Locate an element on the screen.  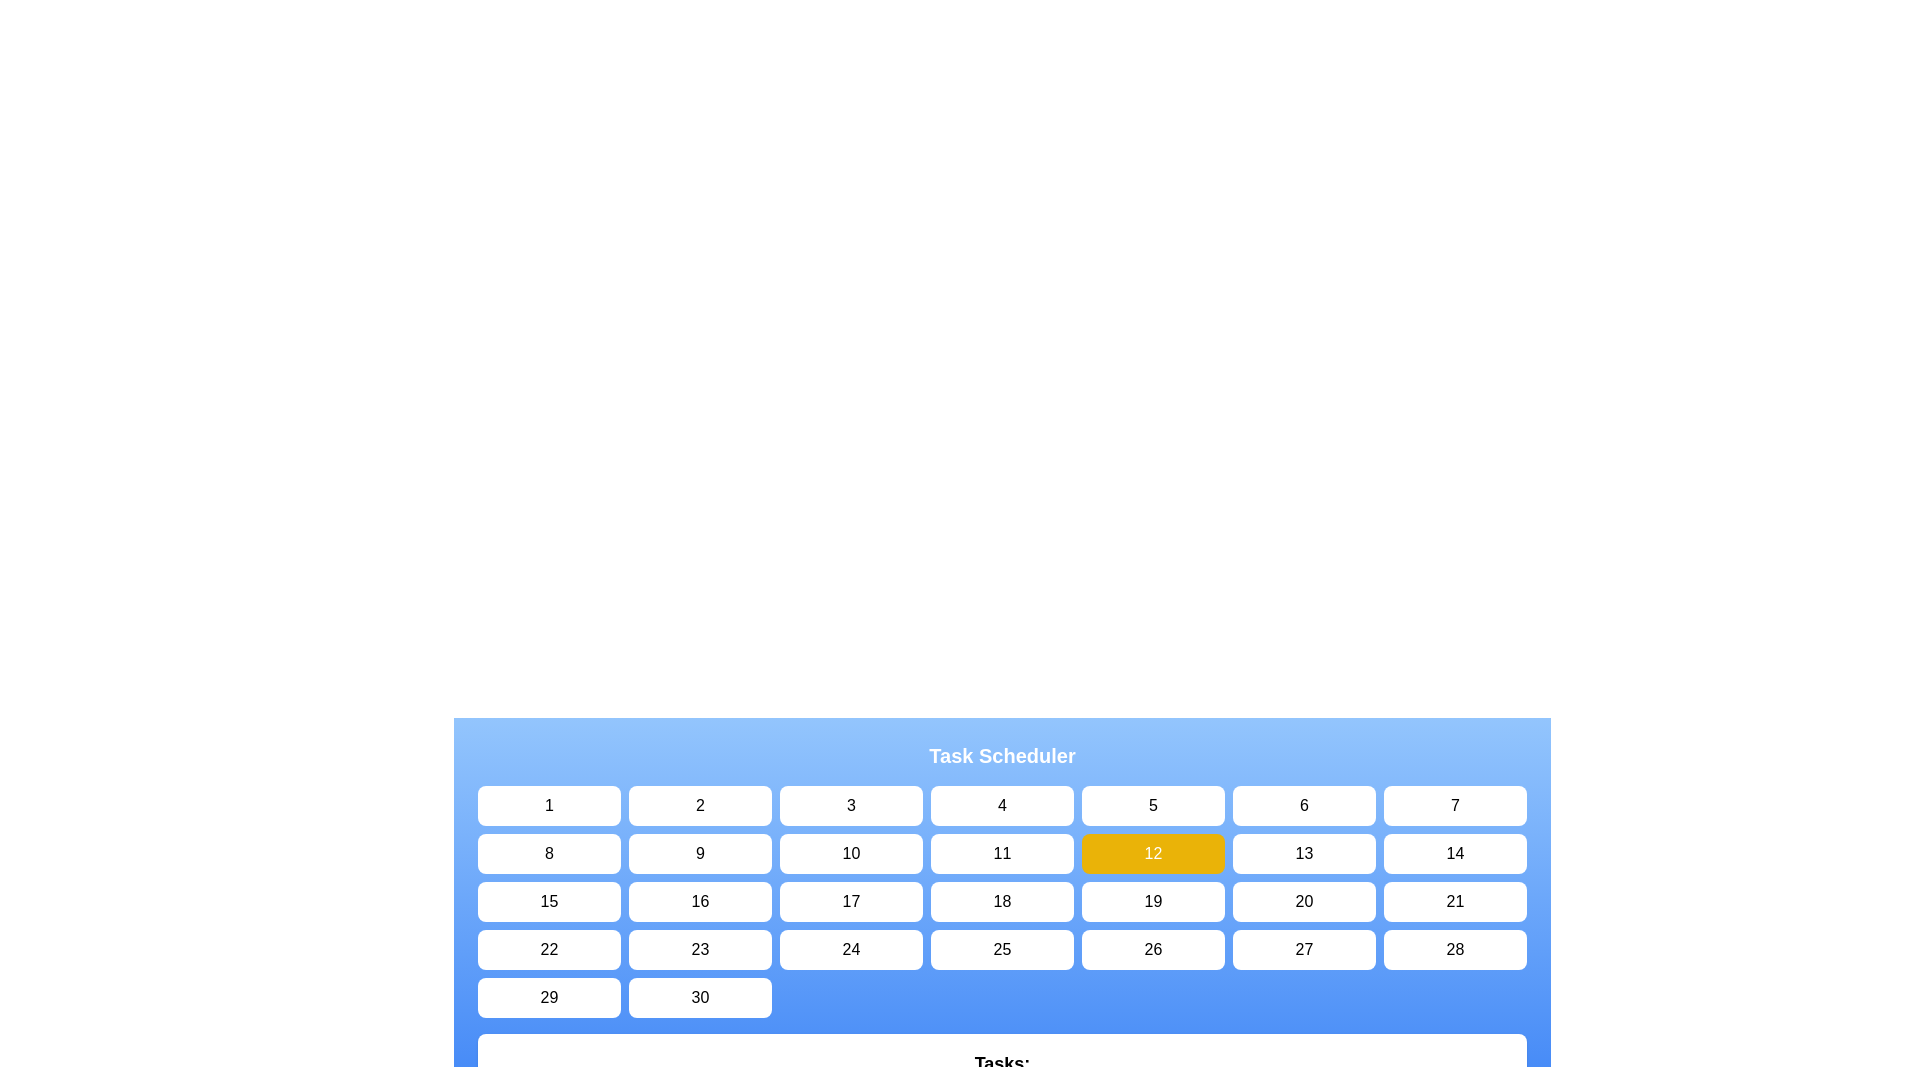
the button displaying the number '10' located in the second row and third column of the grid layout under the 'Task Scheduler' section is located at coordinates (851, 853).